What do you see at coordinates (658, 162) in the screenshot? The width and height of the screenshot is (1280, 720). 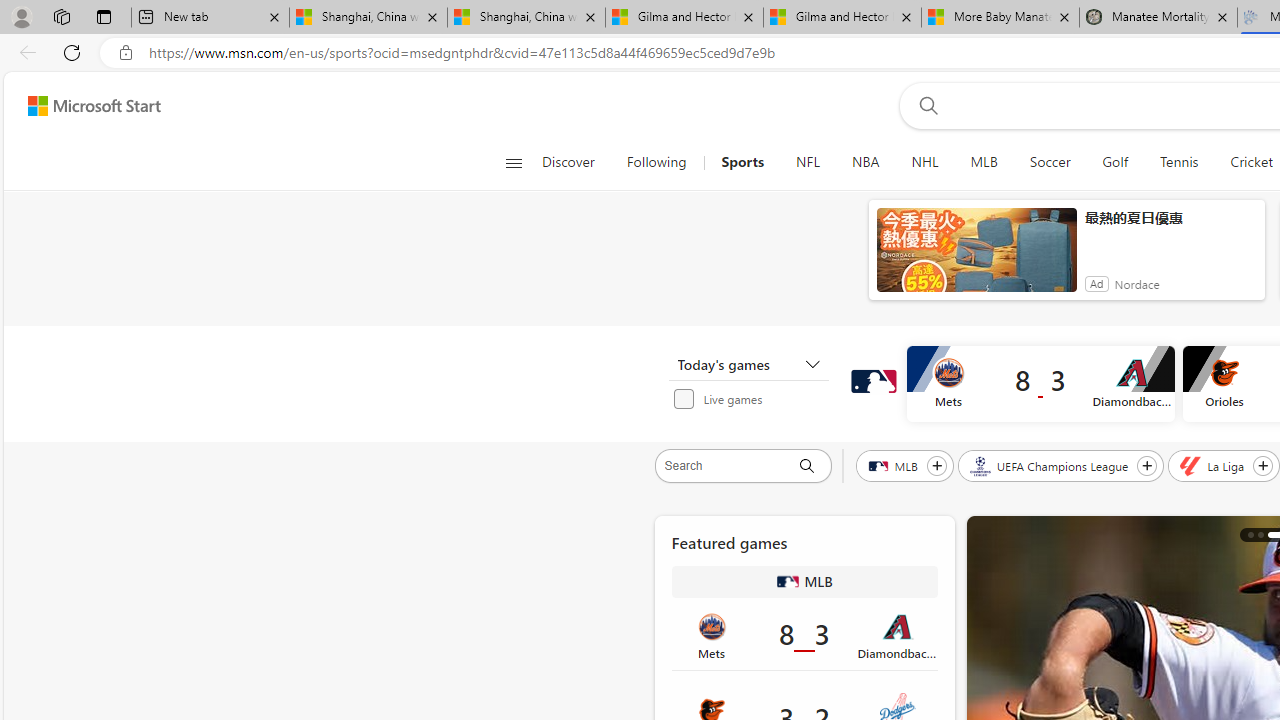 I see `'Following'` at bounding box center [658, 162].